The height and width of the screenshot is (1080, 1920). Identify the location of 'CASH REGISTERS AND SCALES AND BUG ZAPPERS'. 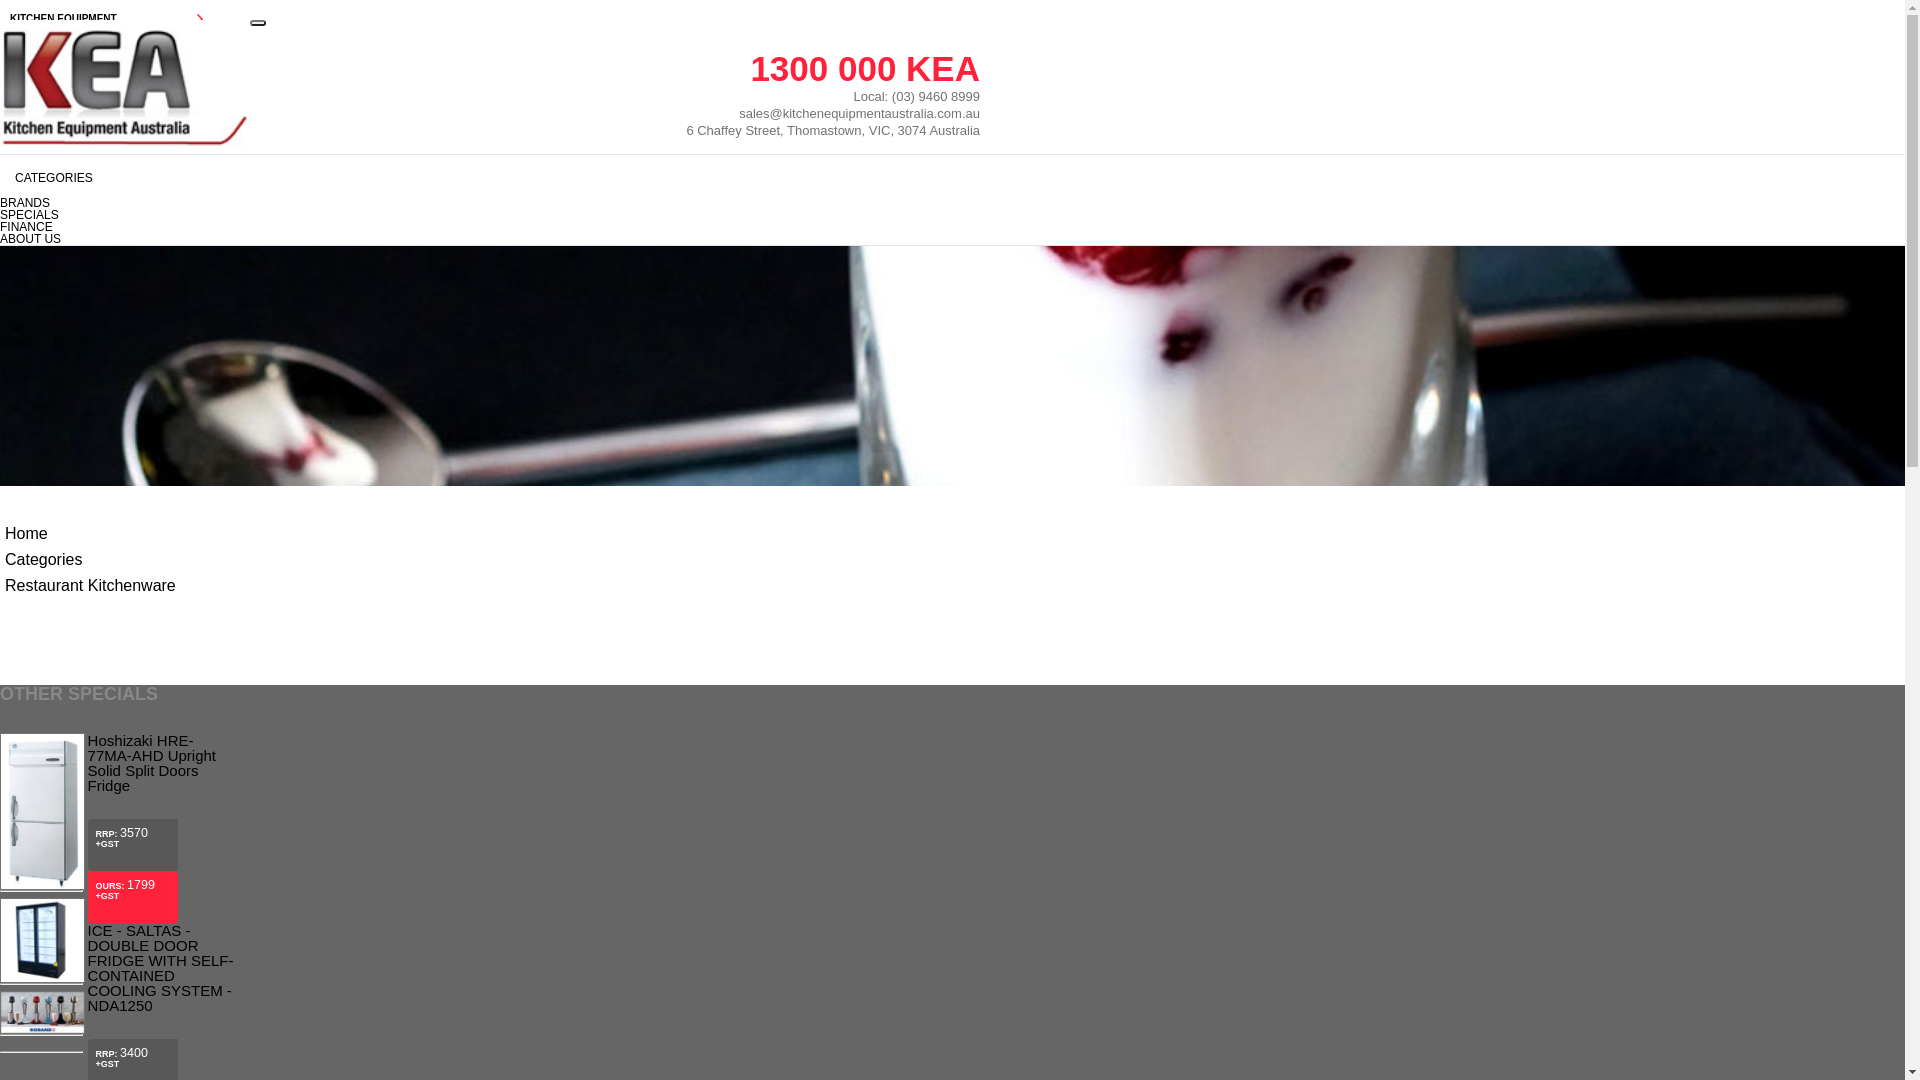
(109, 641).